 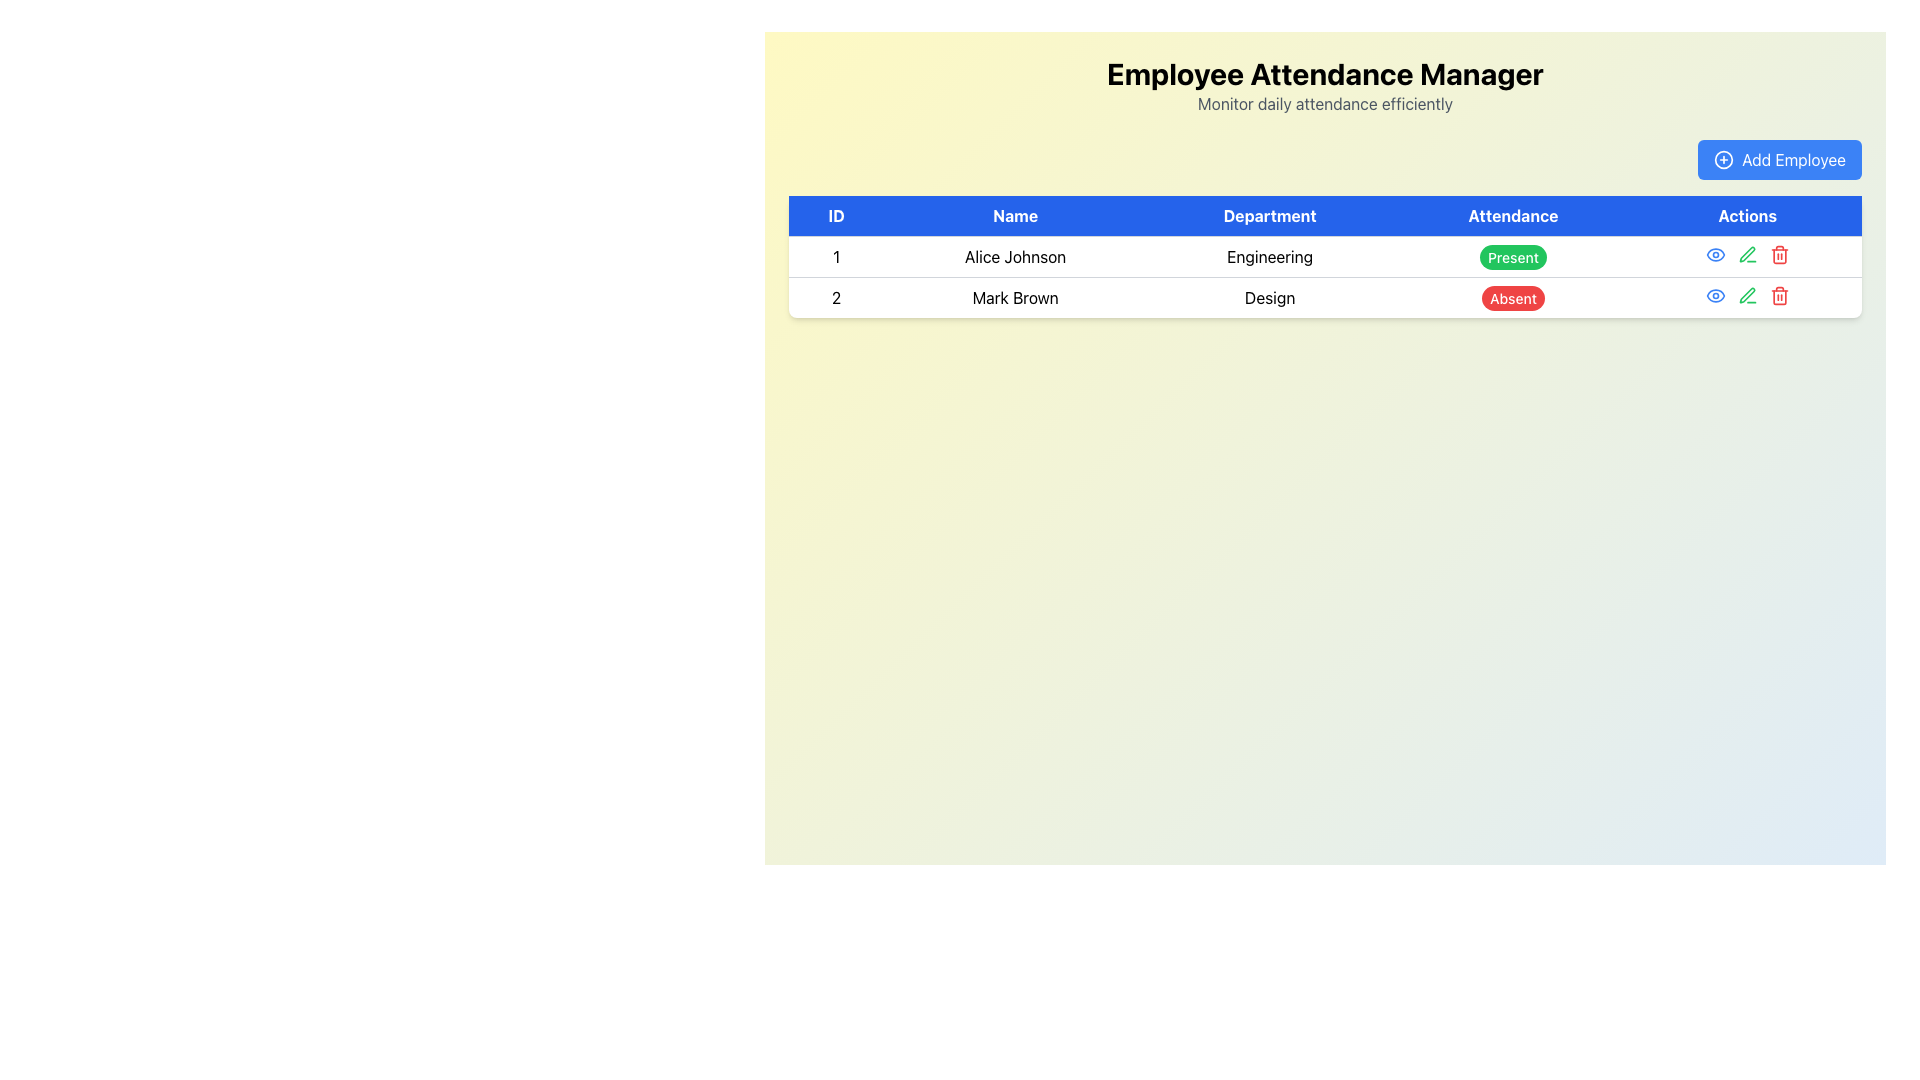 I want to click on text content of the header cell labeled 'ID' in the table, which is the first column header displayed in bold white font on a blue background, so click(x=836, y=216).